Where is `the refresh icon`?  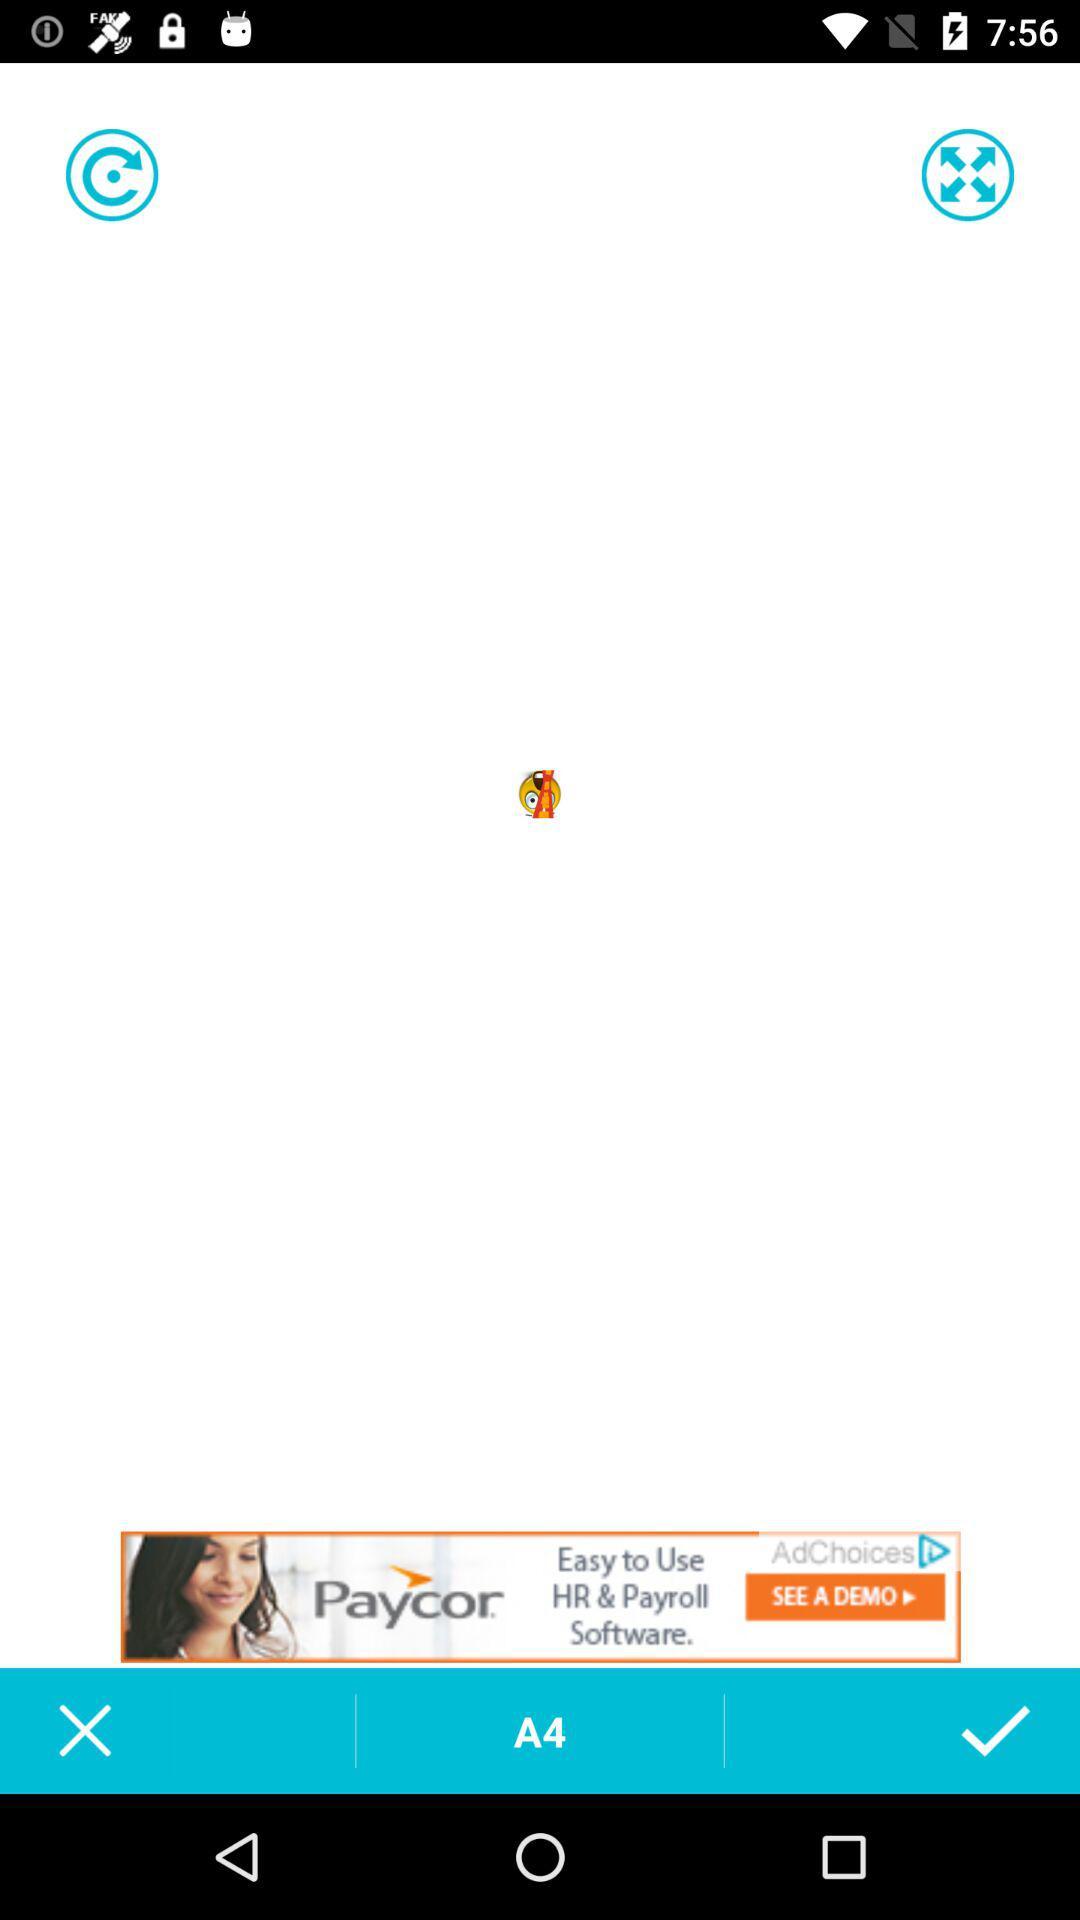
the refresh icon is located at coordinates (112, 175).